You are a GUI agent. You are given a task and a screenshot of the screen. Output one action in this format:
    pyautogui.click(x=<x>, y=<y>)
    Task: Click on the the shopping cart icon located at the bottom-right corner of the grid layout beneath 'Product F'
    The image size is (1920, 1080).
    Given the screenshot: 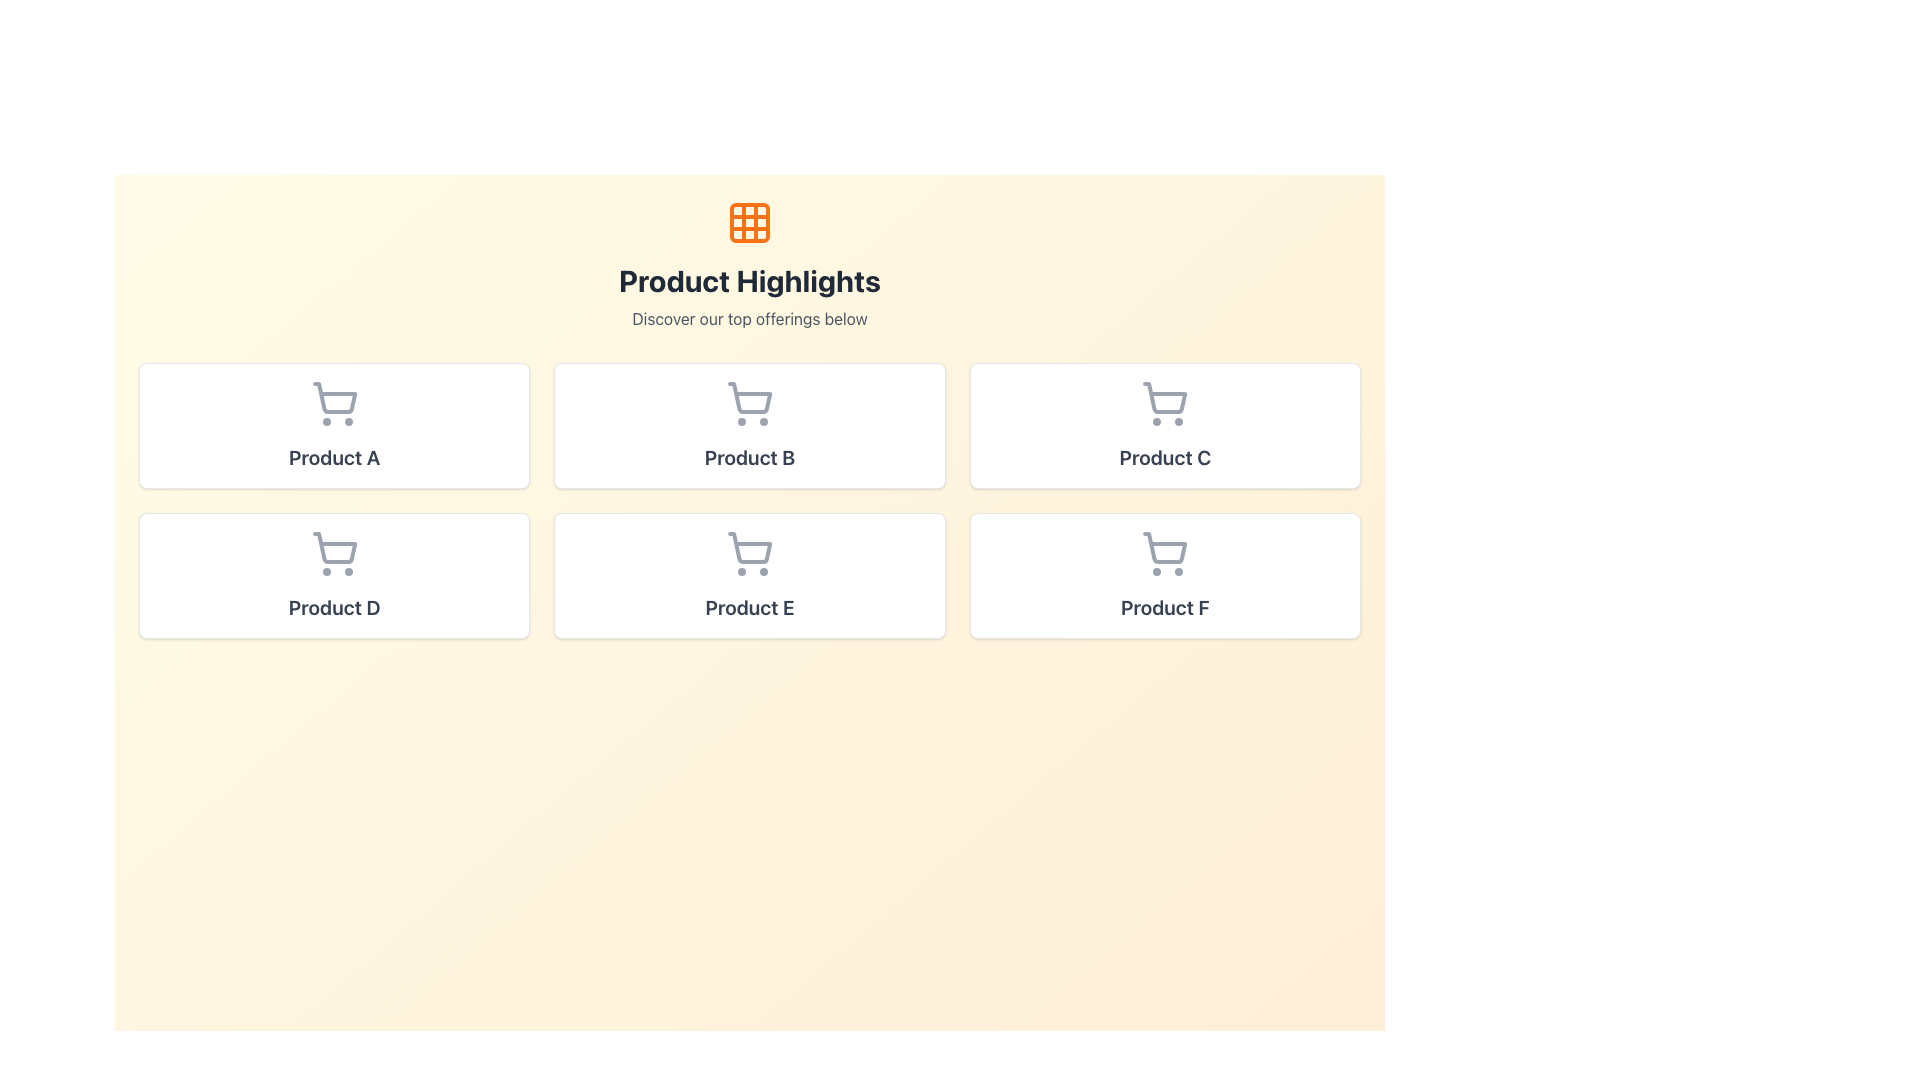 What is the action you would take?
    pyautogui.click(x=1165, y=548)
    